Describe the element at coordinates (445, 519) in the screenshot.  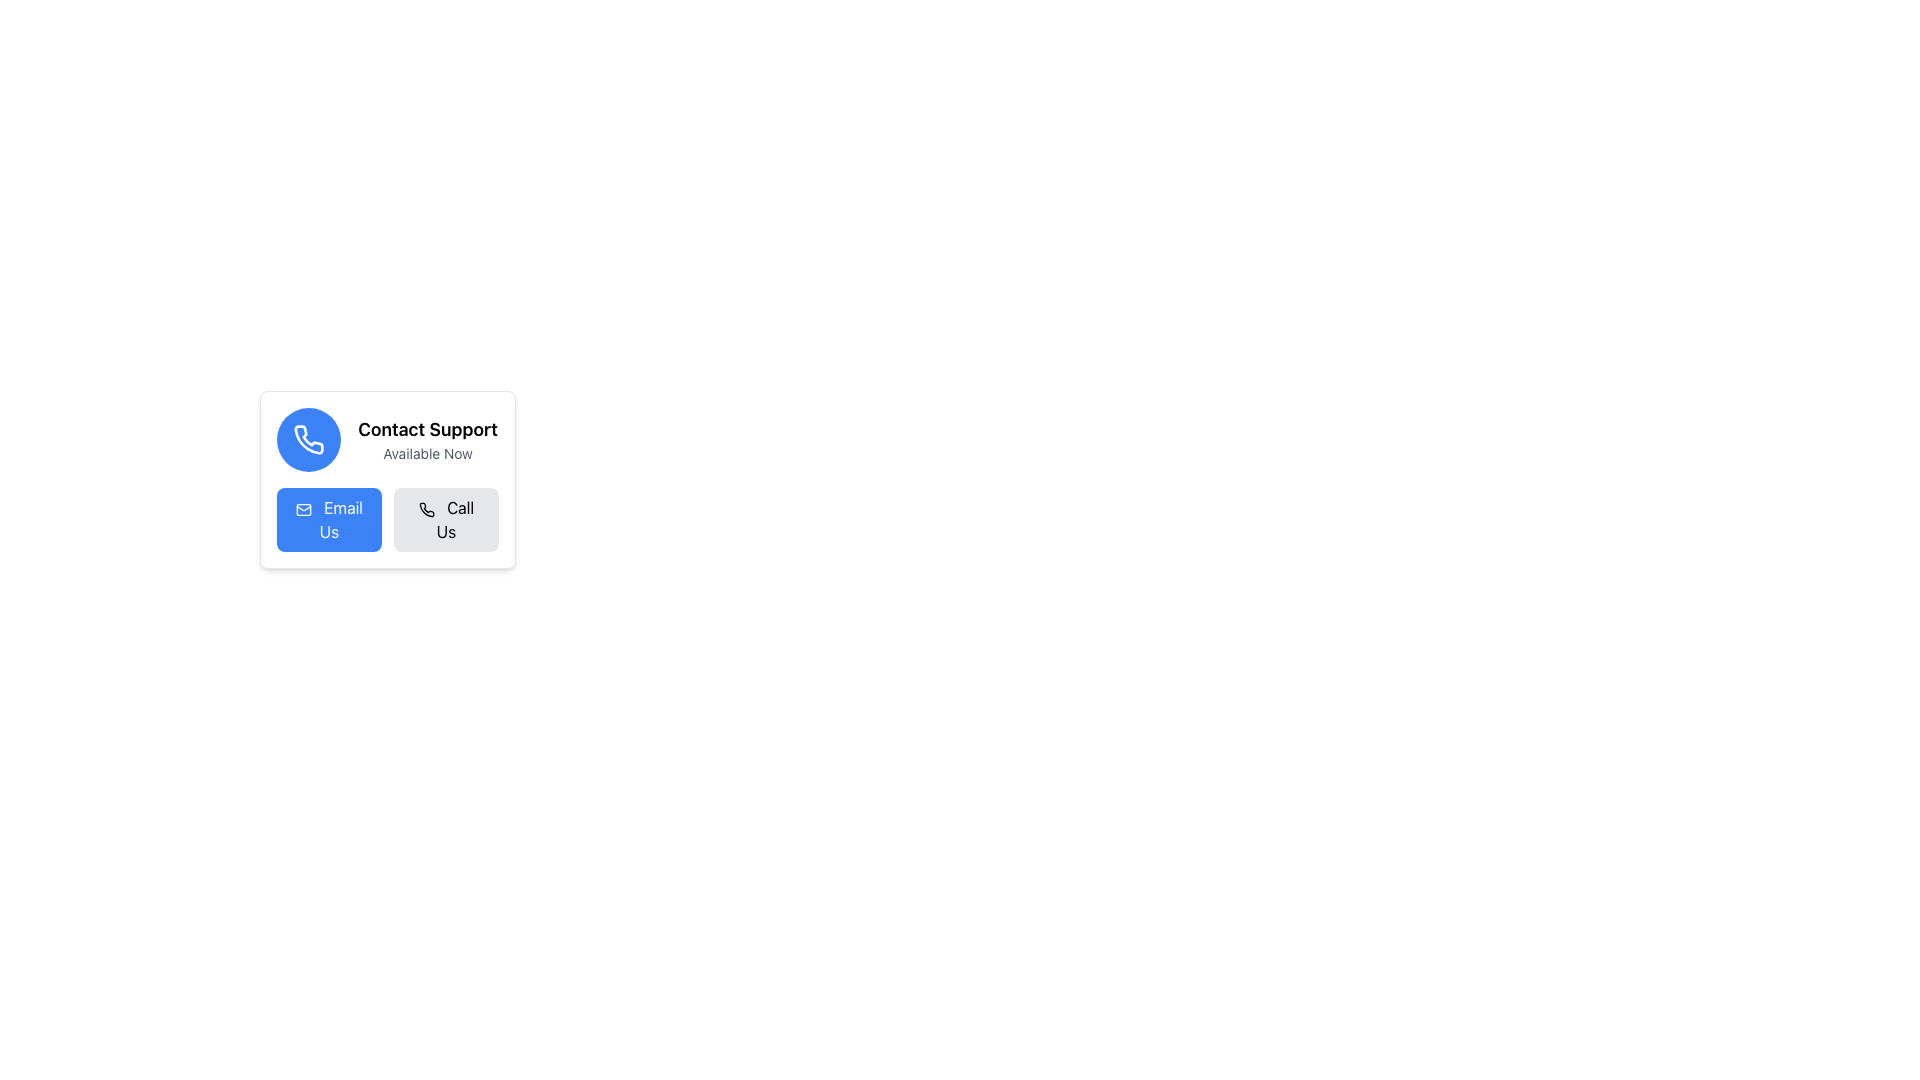
I see `the 'Call Us' button with a light gray background and rounded corners` at that location.